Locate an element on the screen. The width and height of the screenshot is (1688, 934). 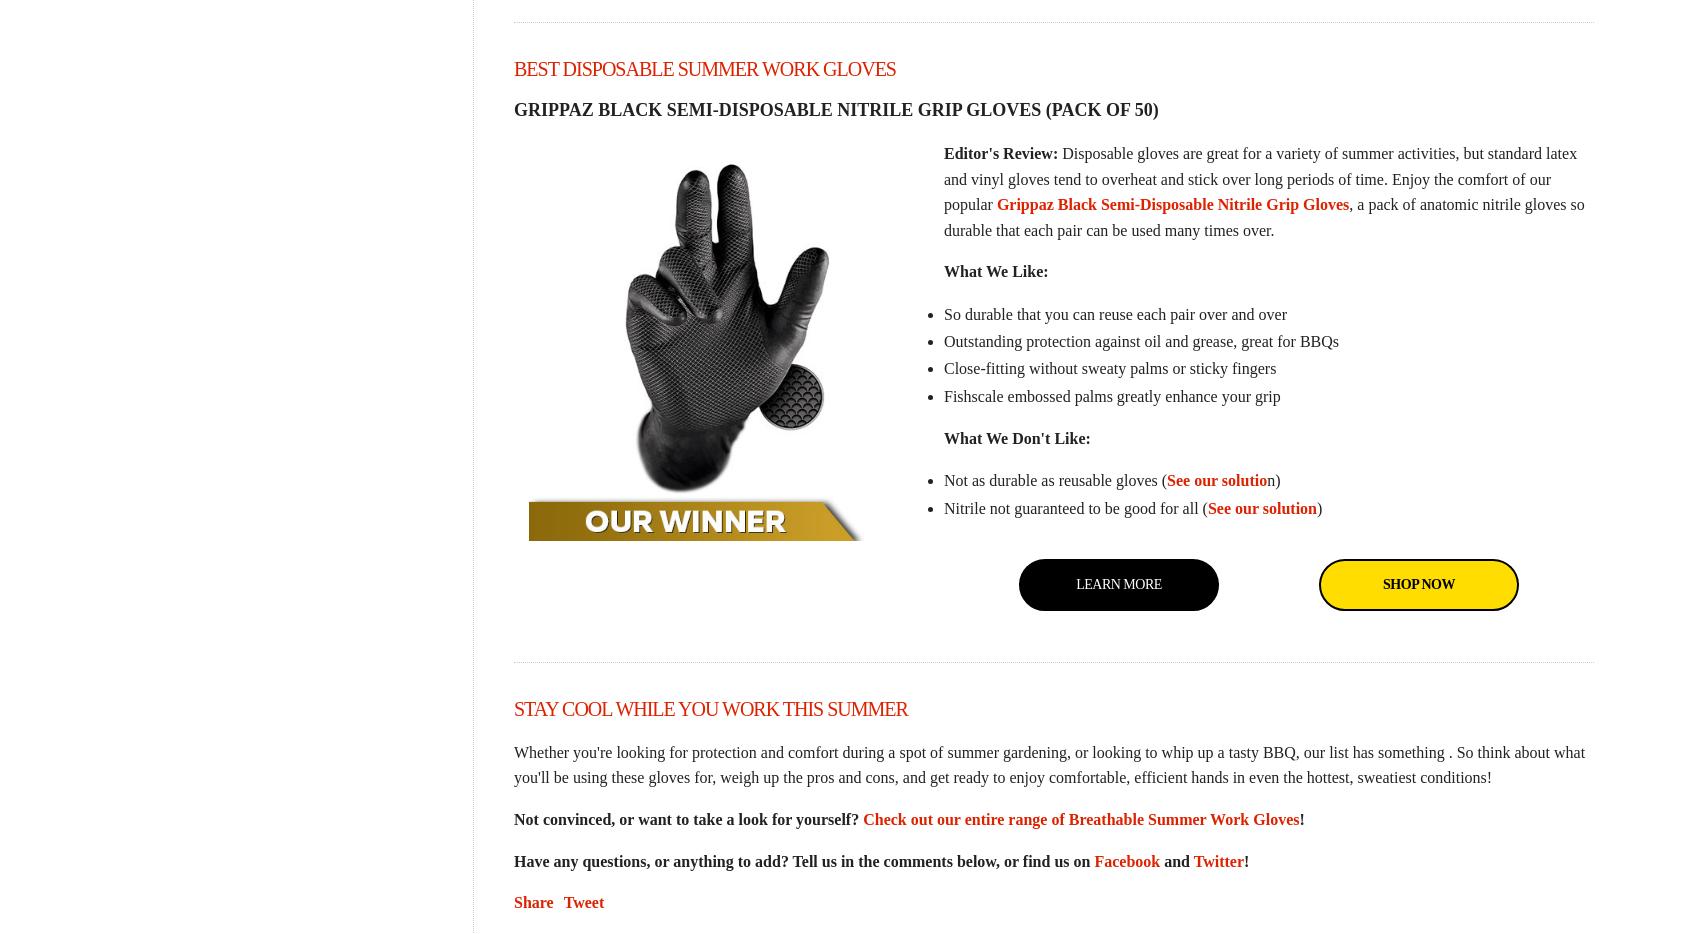
'Facebook' is located at coordinates (1092, 859).